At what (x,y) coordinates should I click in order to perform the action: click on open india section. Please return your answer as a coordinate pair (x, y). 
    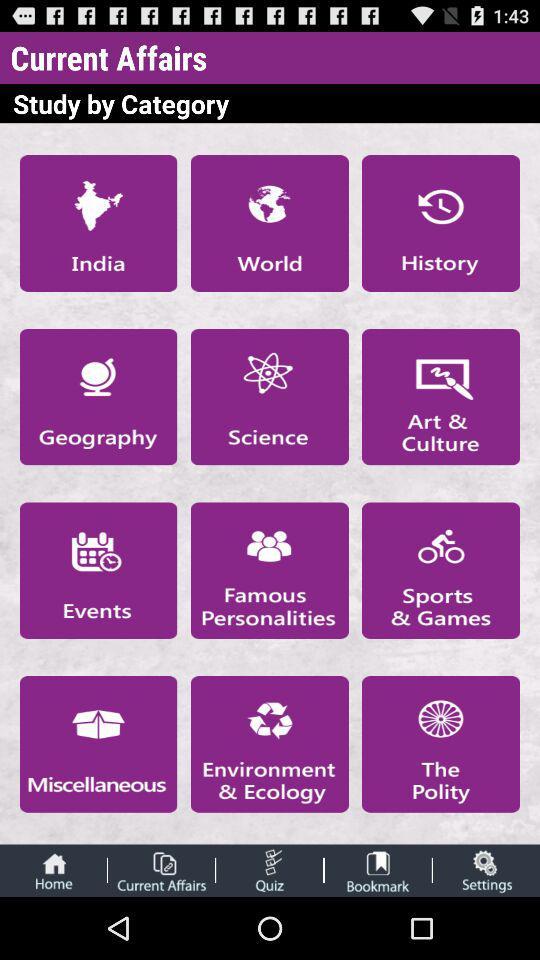
    Looking at the image, I should click on (97, 223).